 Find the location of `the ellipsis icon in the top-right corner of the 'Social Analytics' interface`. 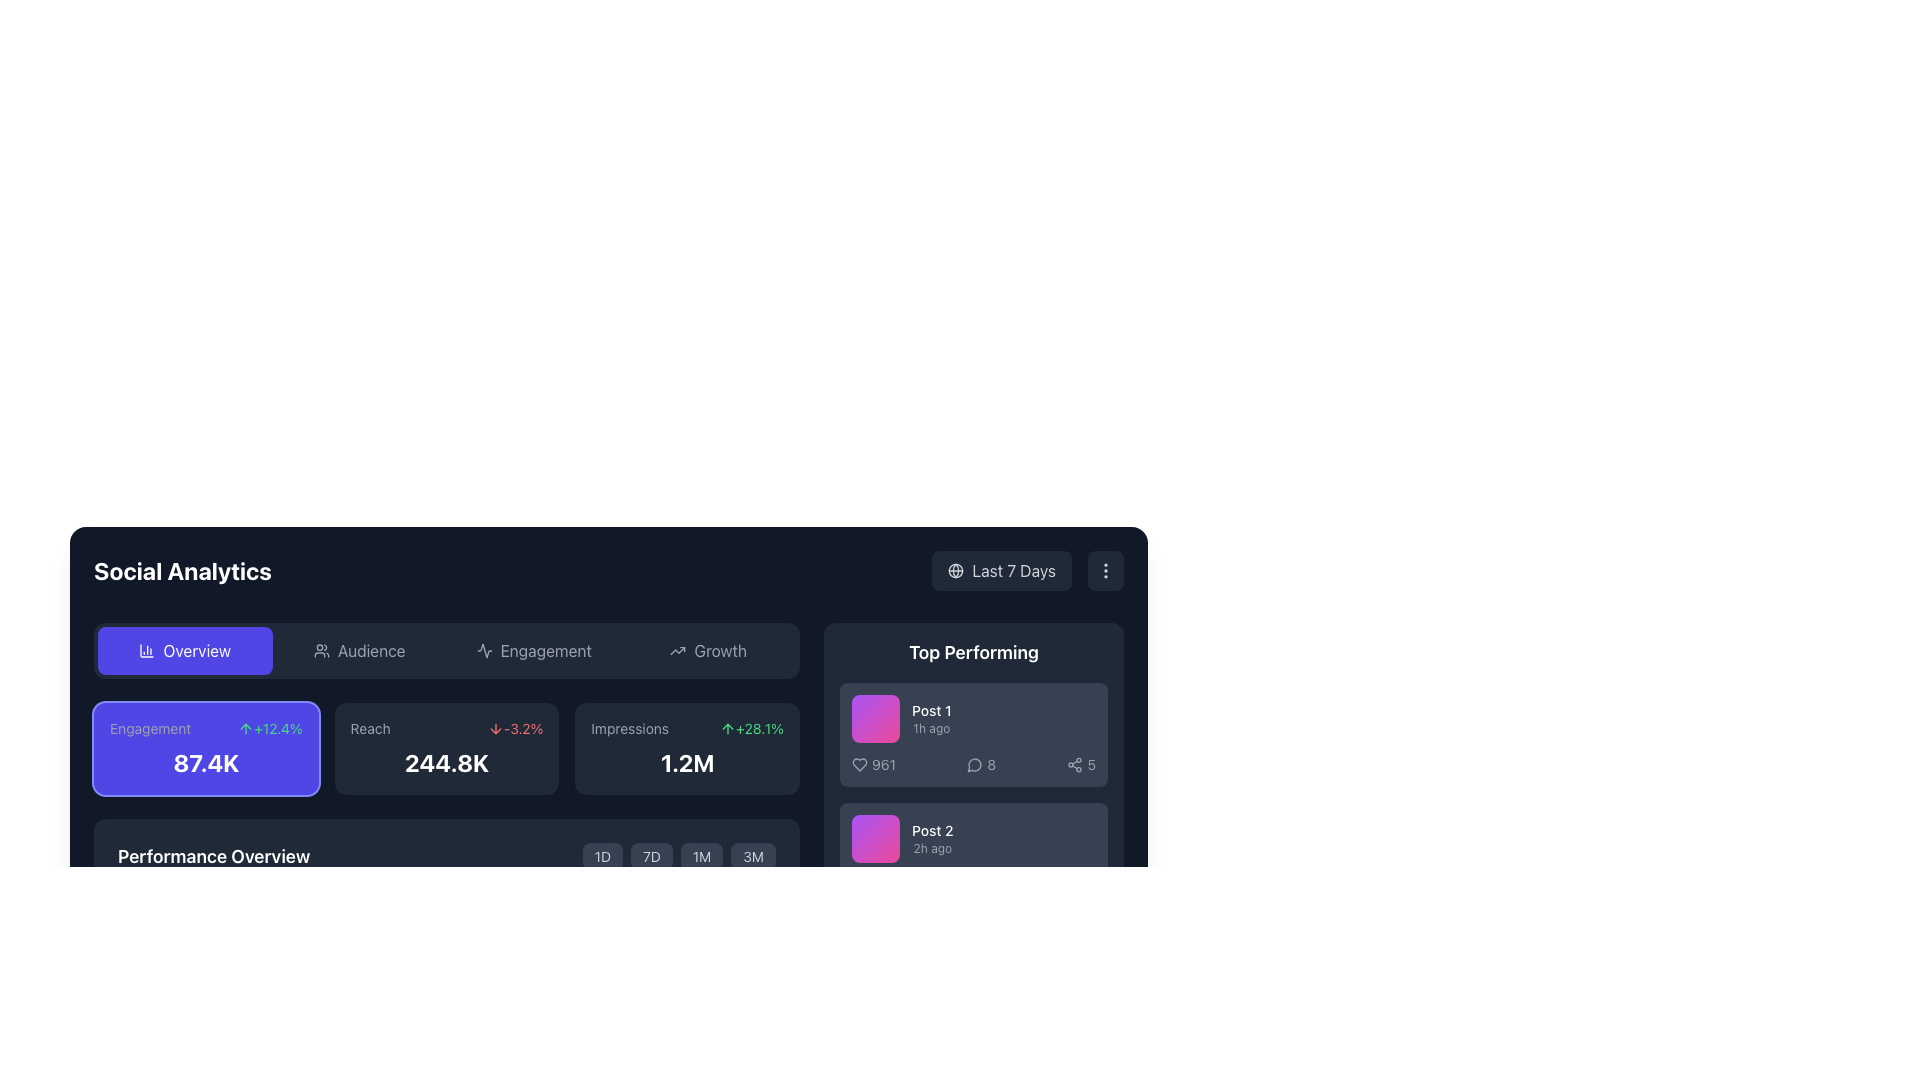

the ellipsis icon in the top-right corner of the 'Social Analytics' interface is located at coordinates (1104, 570).